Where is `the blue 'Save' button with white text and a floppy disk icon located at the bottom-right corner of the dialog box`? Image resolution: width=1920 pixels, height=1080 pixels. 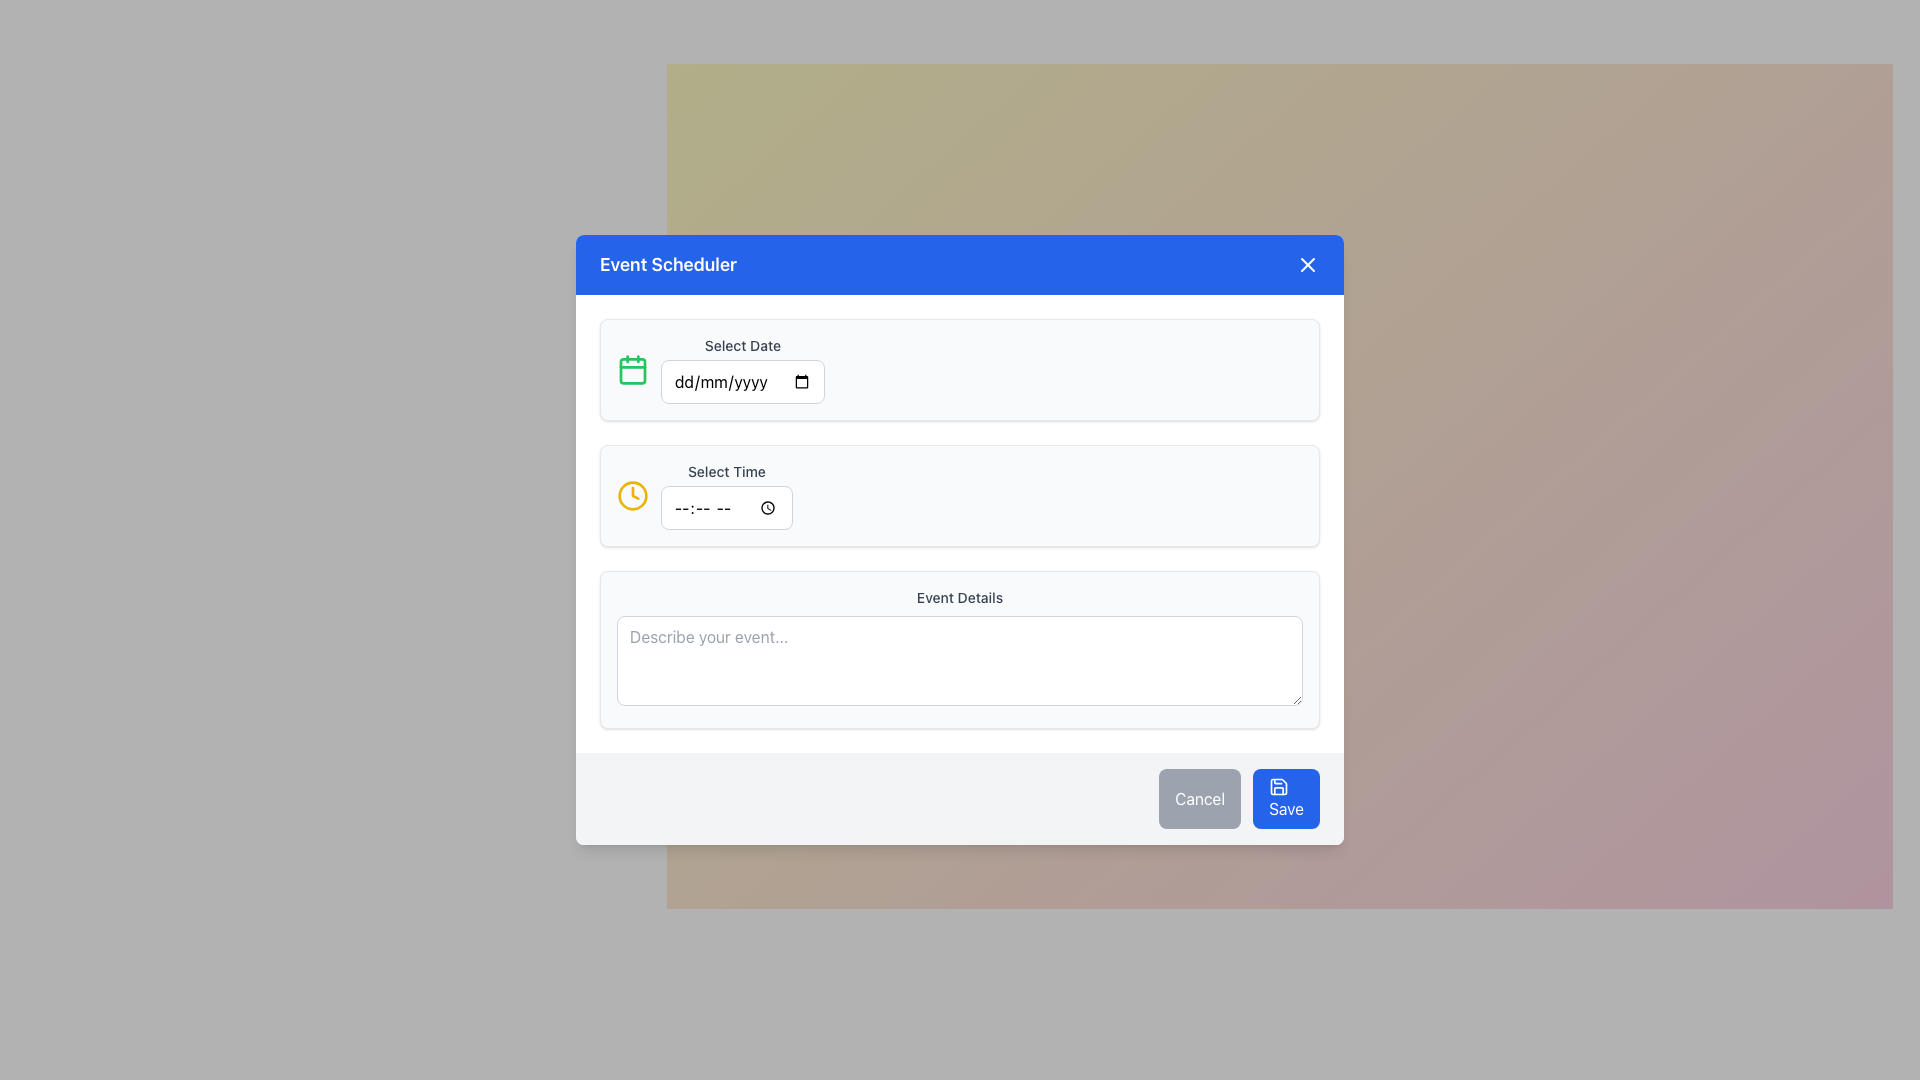
the blue 'Save' button with white text and a floppy disk icon located at the bottom-right corner of the dialog box is located at coordinates (1286, 797).